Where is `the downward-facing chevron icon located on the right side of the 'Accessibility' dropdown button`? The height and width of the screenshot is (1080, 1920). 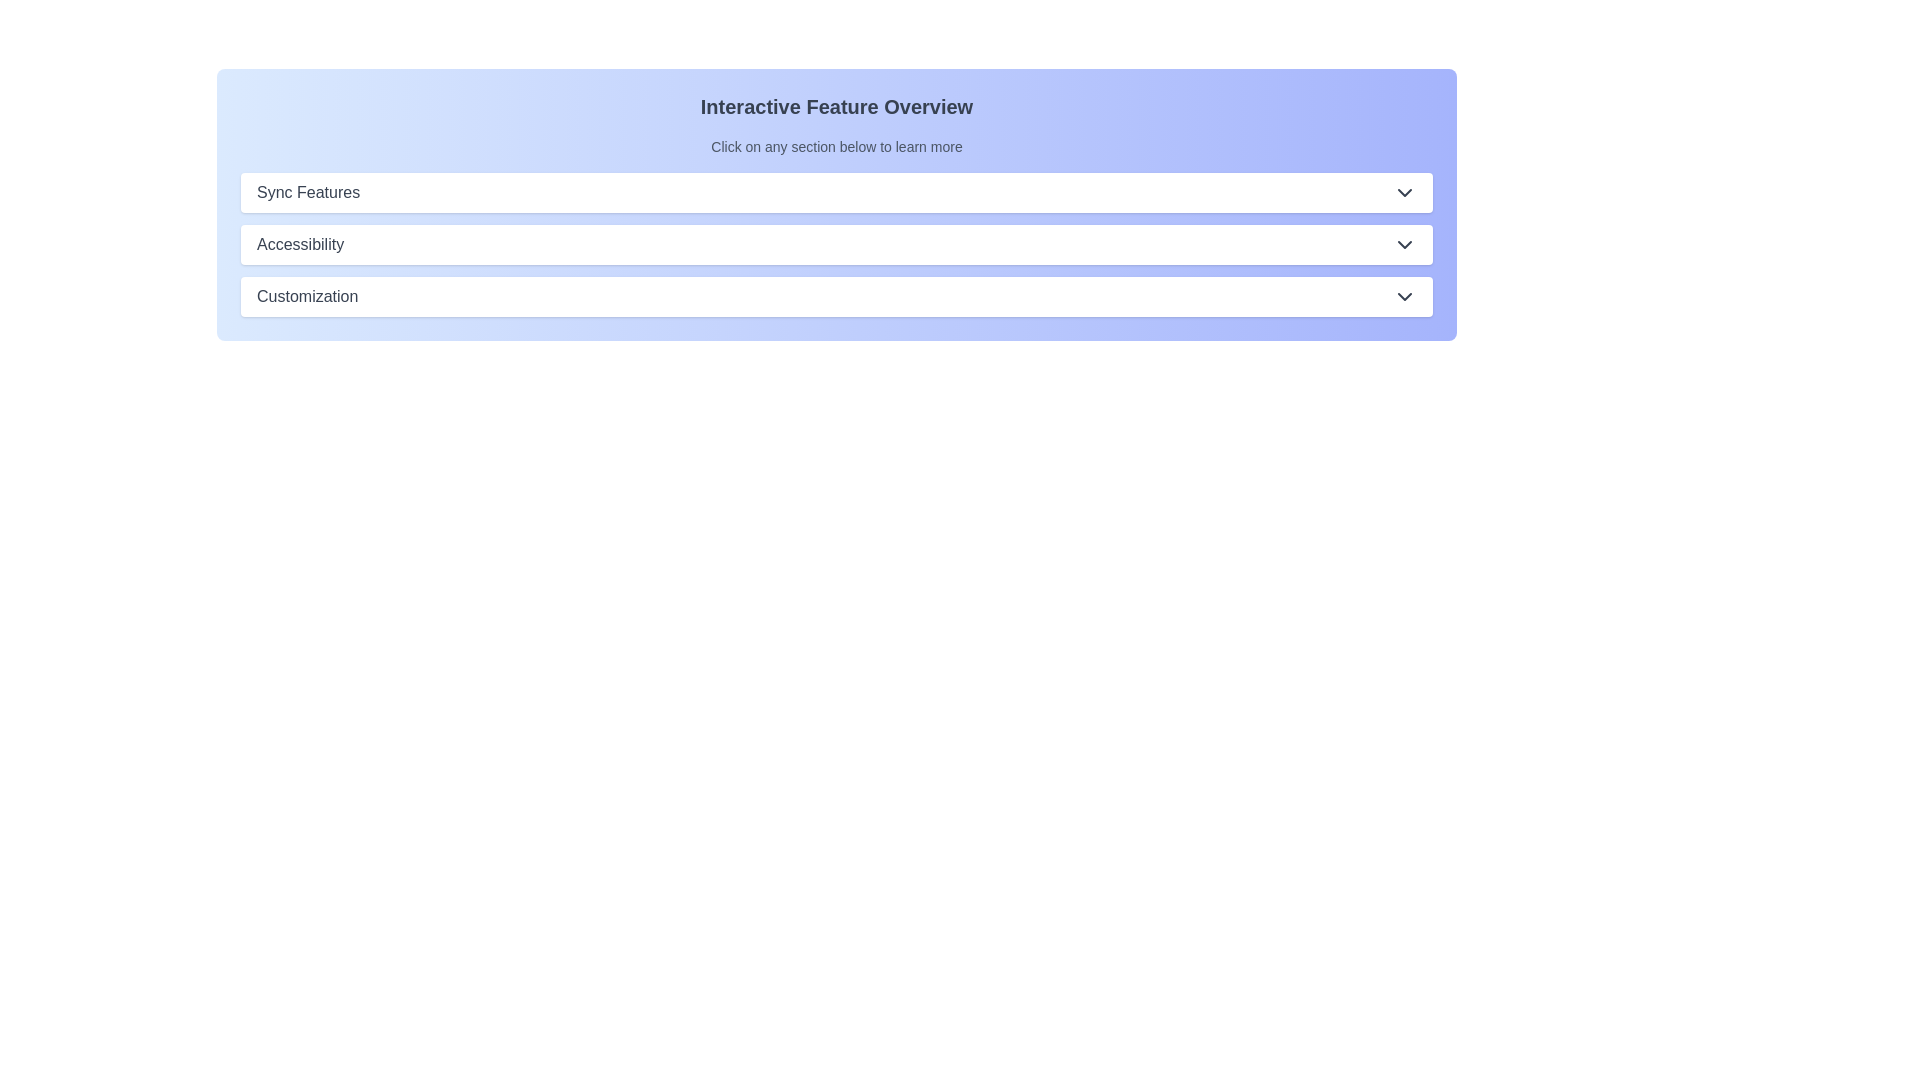
the downward-facing chevron icon located on the right side of the 'Accessibility' dropdown button is located at coordinates (1404, 244).